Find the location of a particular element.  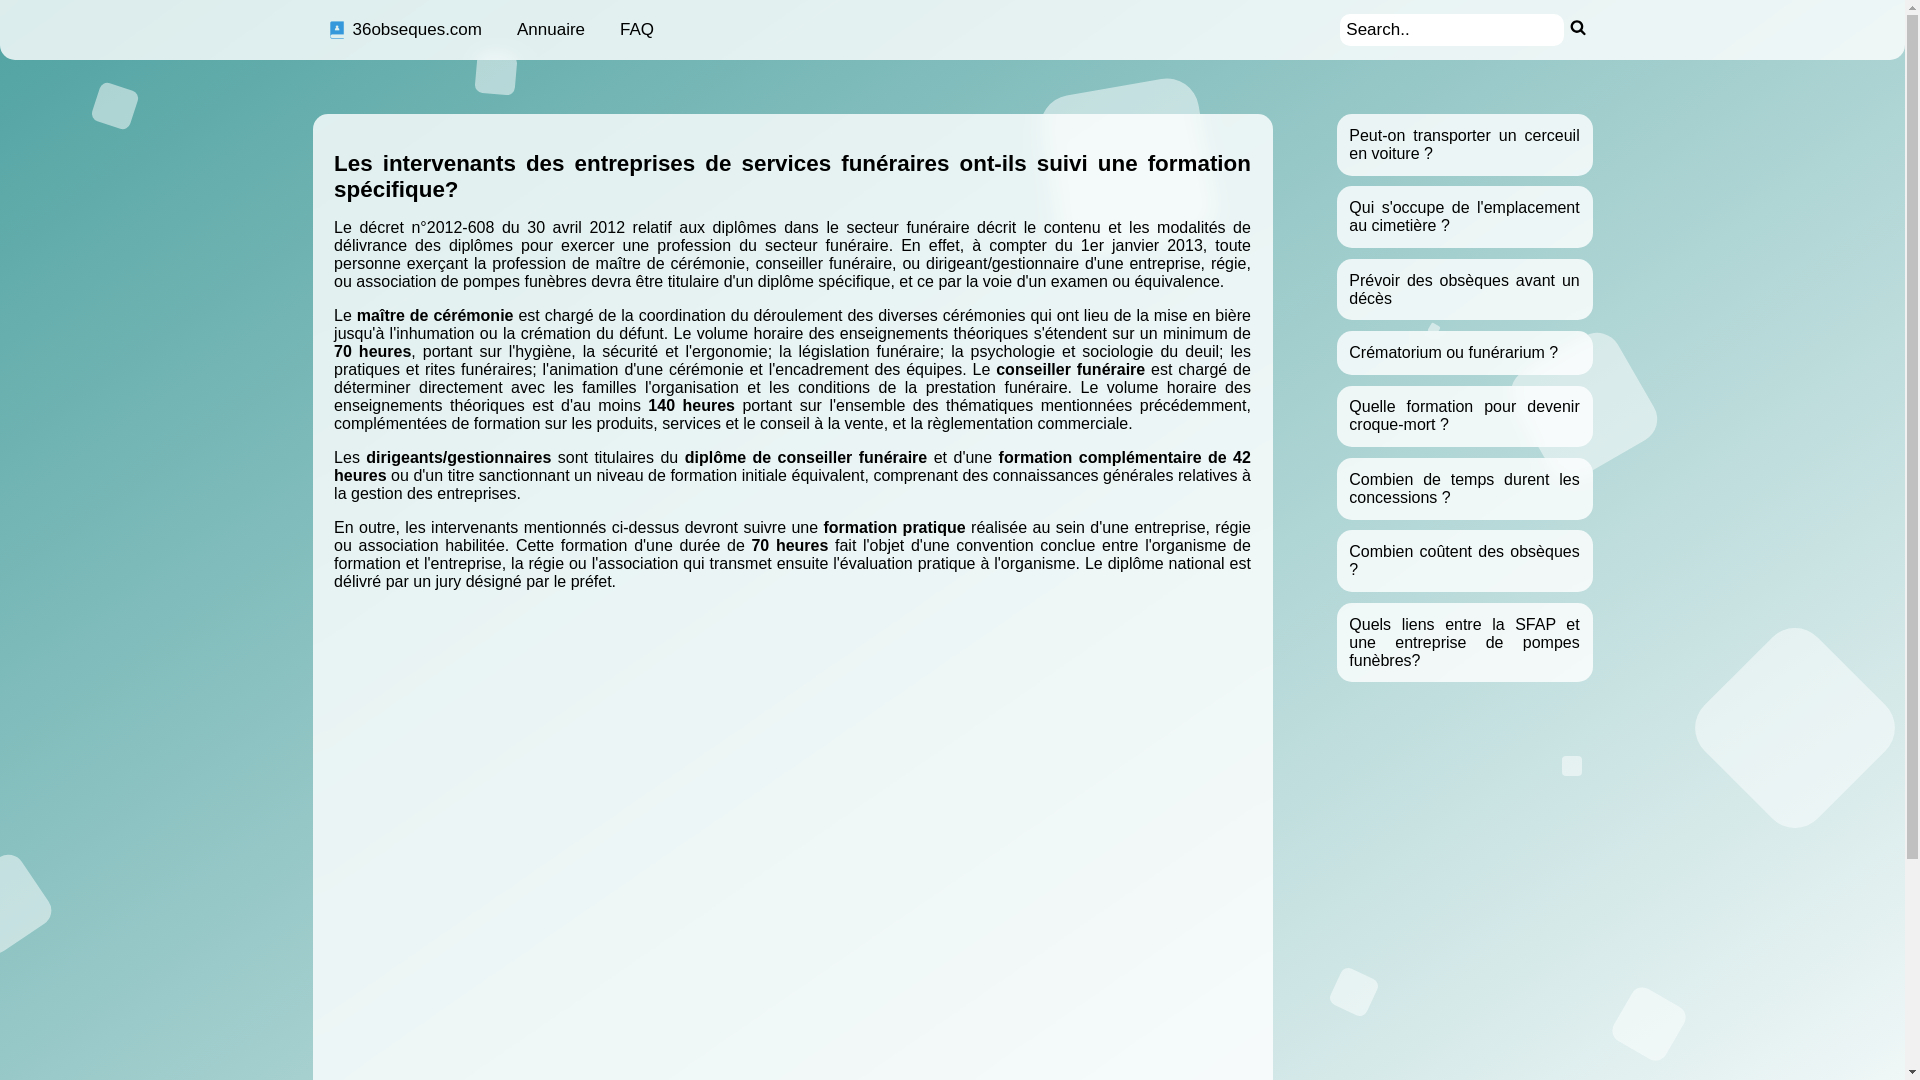

'Annuaire' is located at coordinates (551, 30).